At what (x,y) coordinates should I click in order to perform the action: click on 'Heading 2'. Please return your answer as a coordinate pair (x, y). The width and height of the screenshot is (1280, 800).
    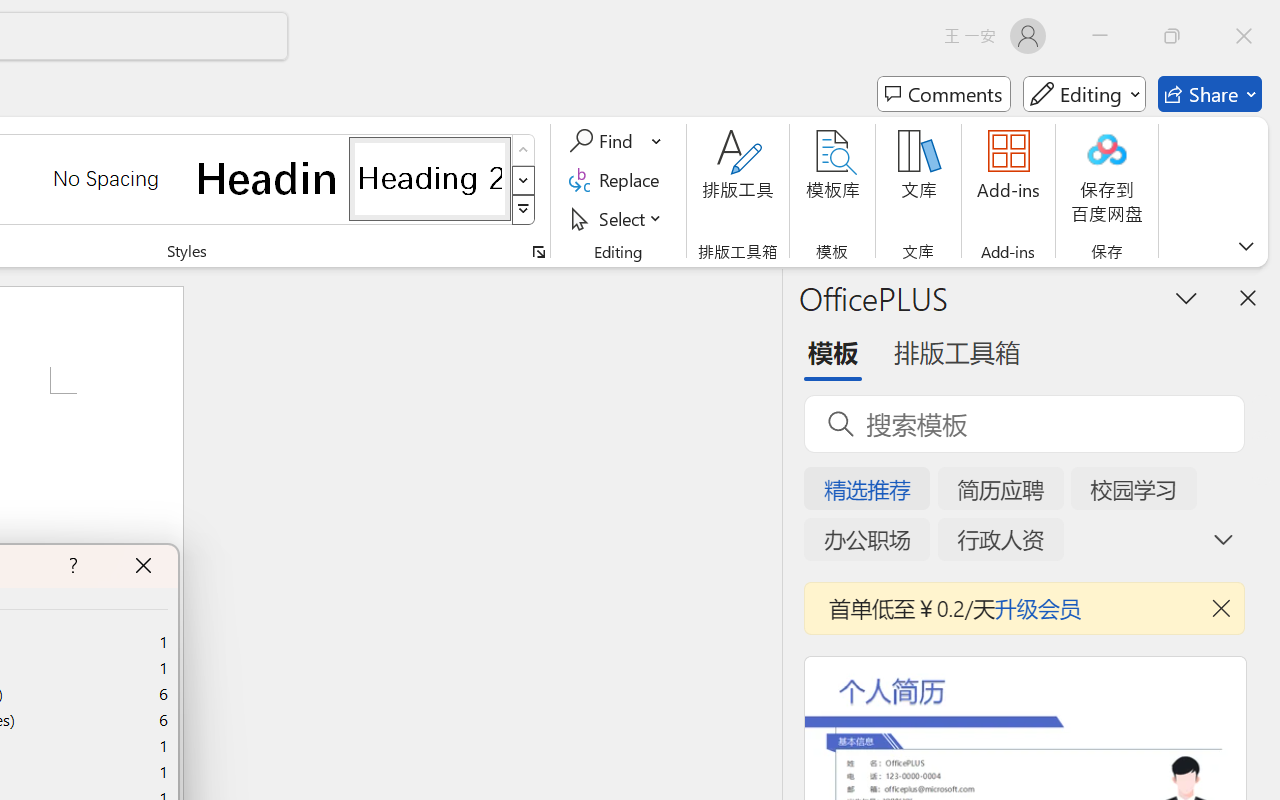
    Looking at the image, I should click on (429, 177).